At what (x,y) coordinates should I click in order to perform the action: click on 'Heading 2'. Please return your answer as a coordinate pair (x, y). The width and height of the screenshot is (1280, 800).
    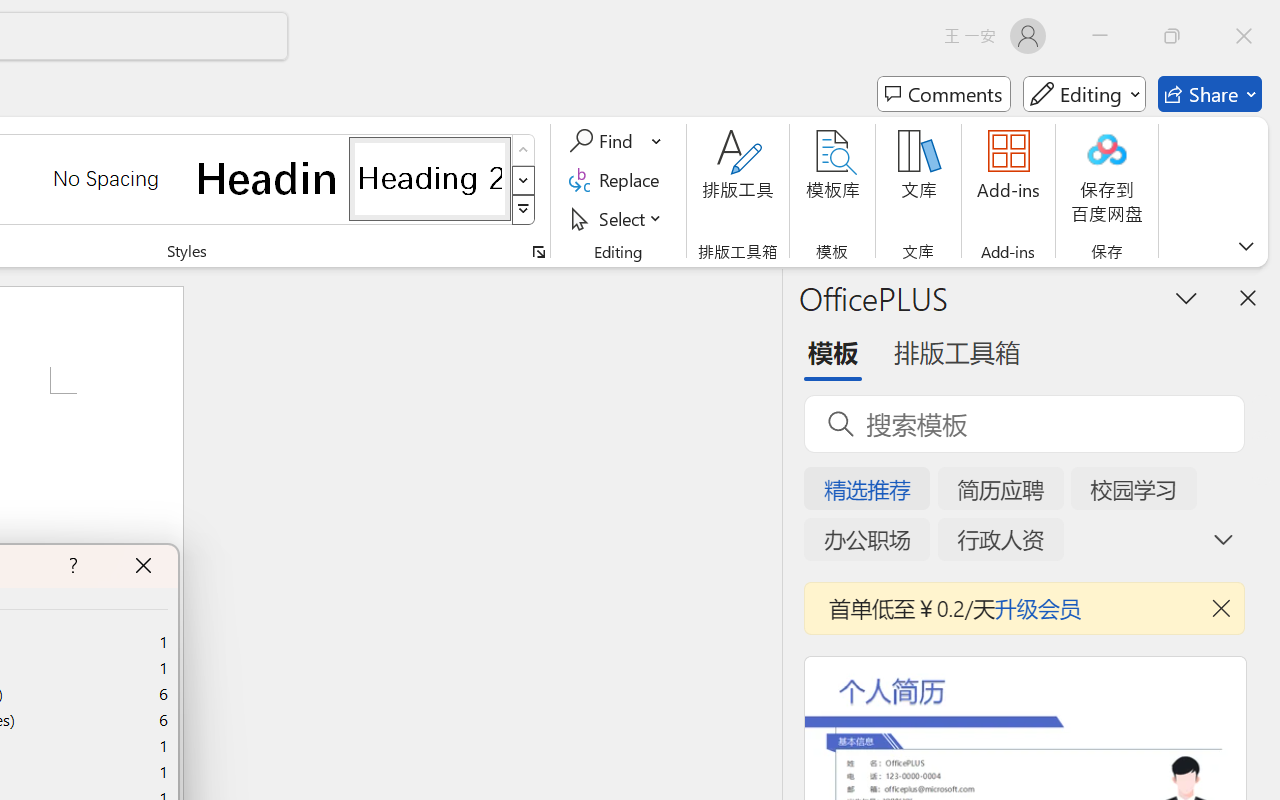
    Looking at the image, I should click on (429, 177).